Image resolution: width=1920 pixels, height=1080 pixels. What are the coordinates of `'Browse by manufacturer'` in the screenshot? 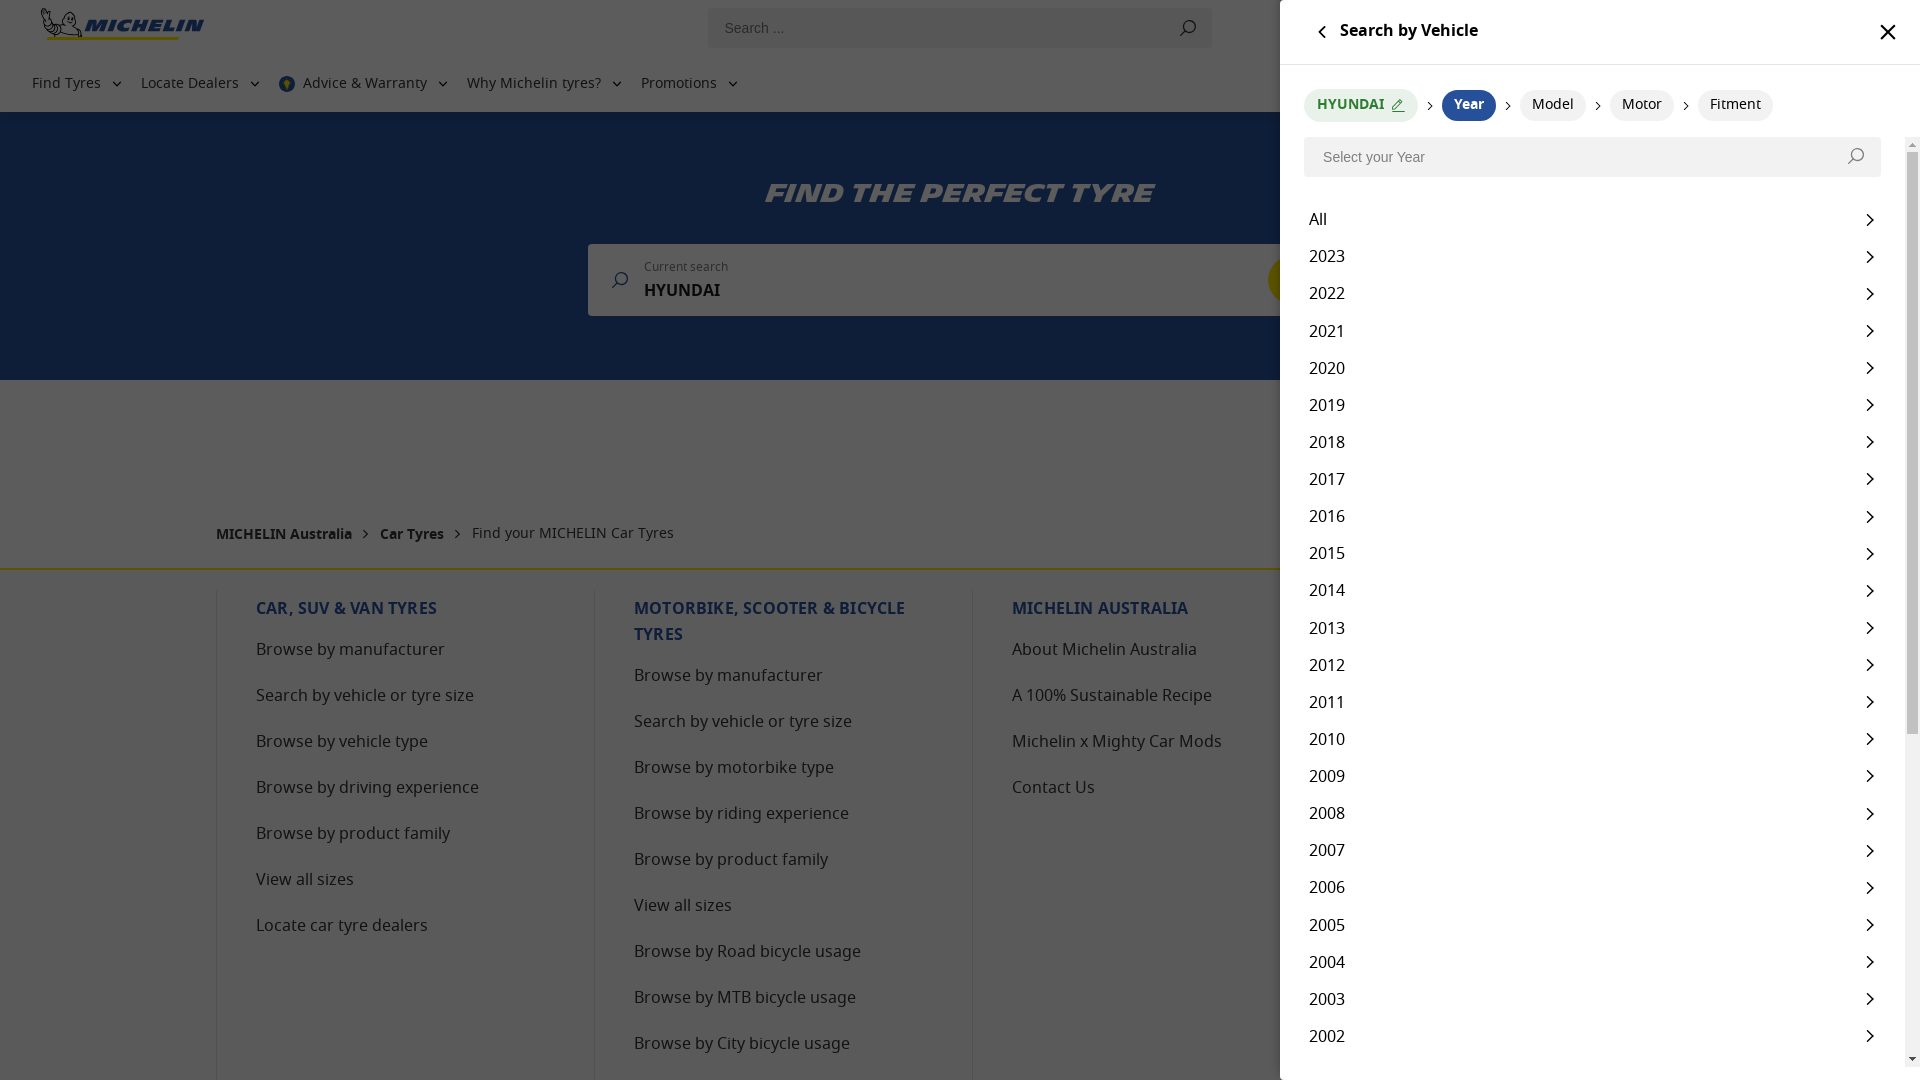 It's located at (254, 651).